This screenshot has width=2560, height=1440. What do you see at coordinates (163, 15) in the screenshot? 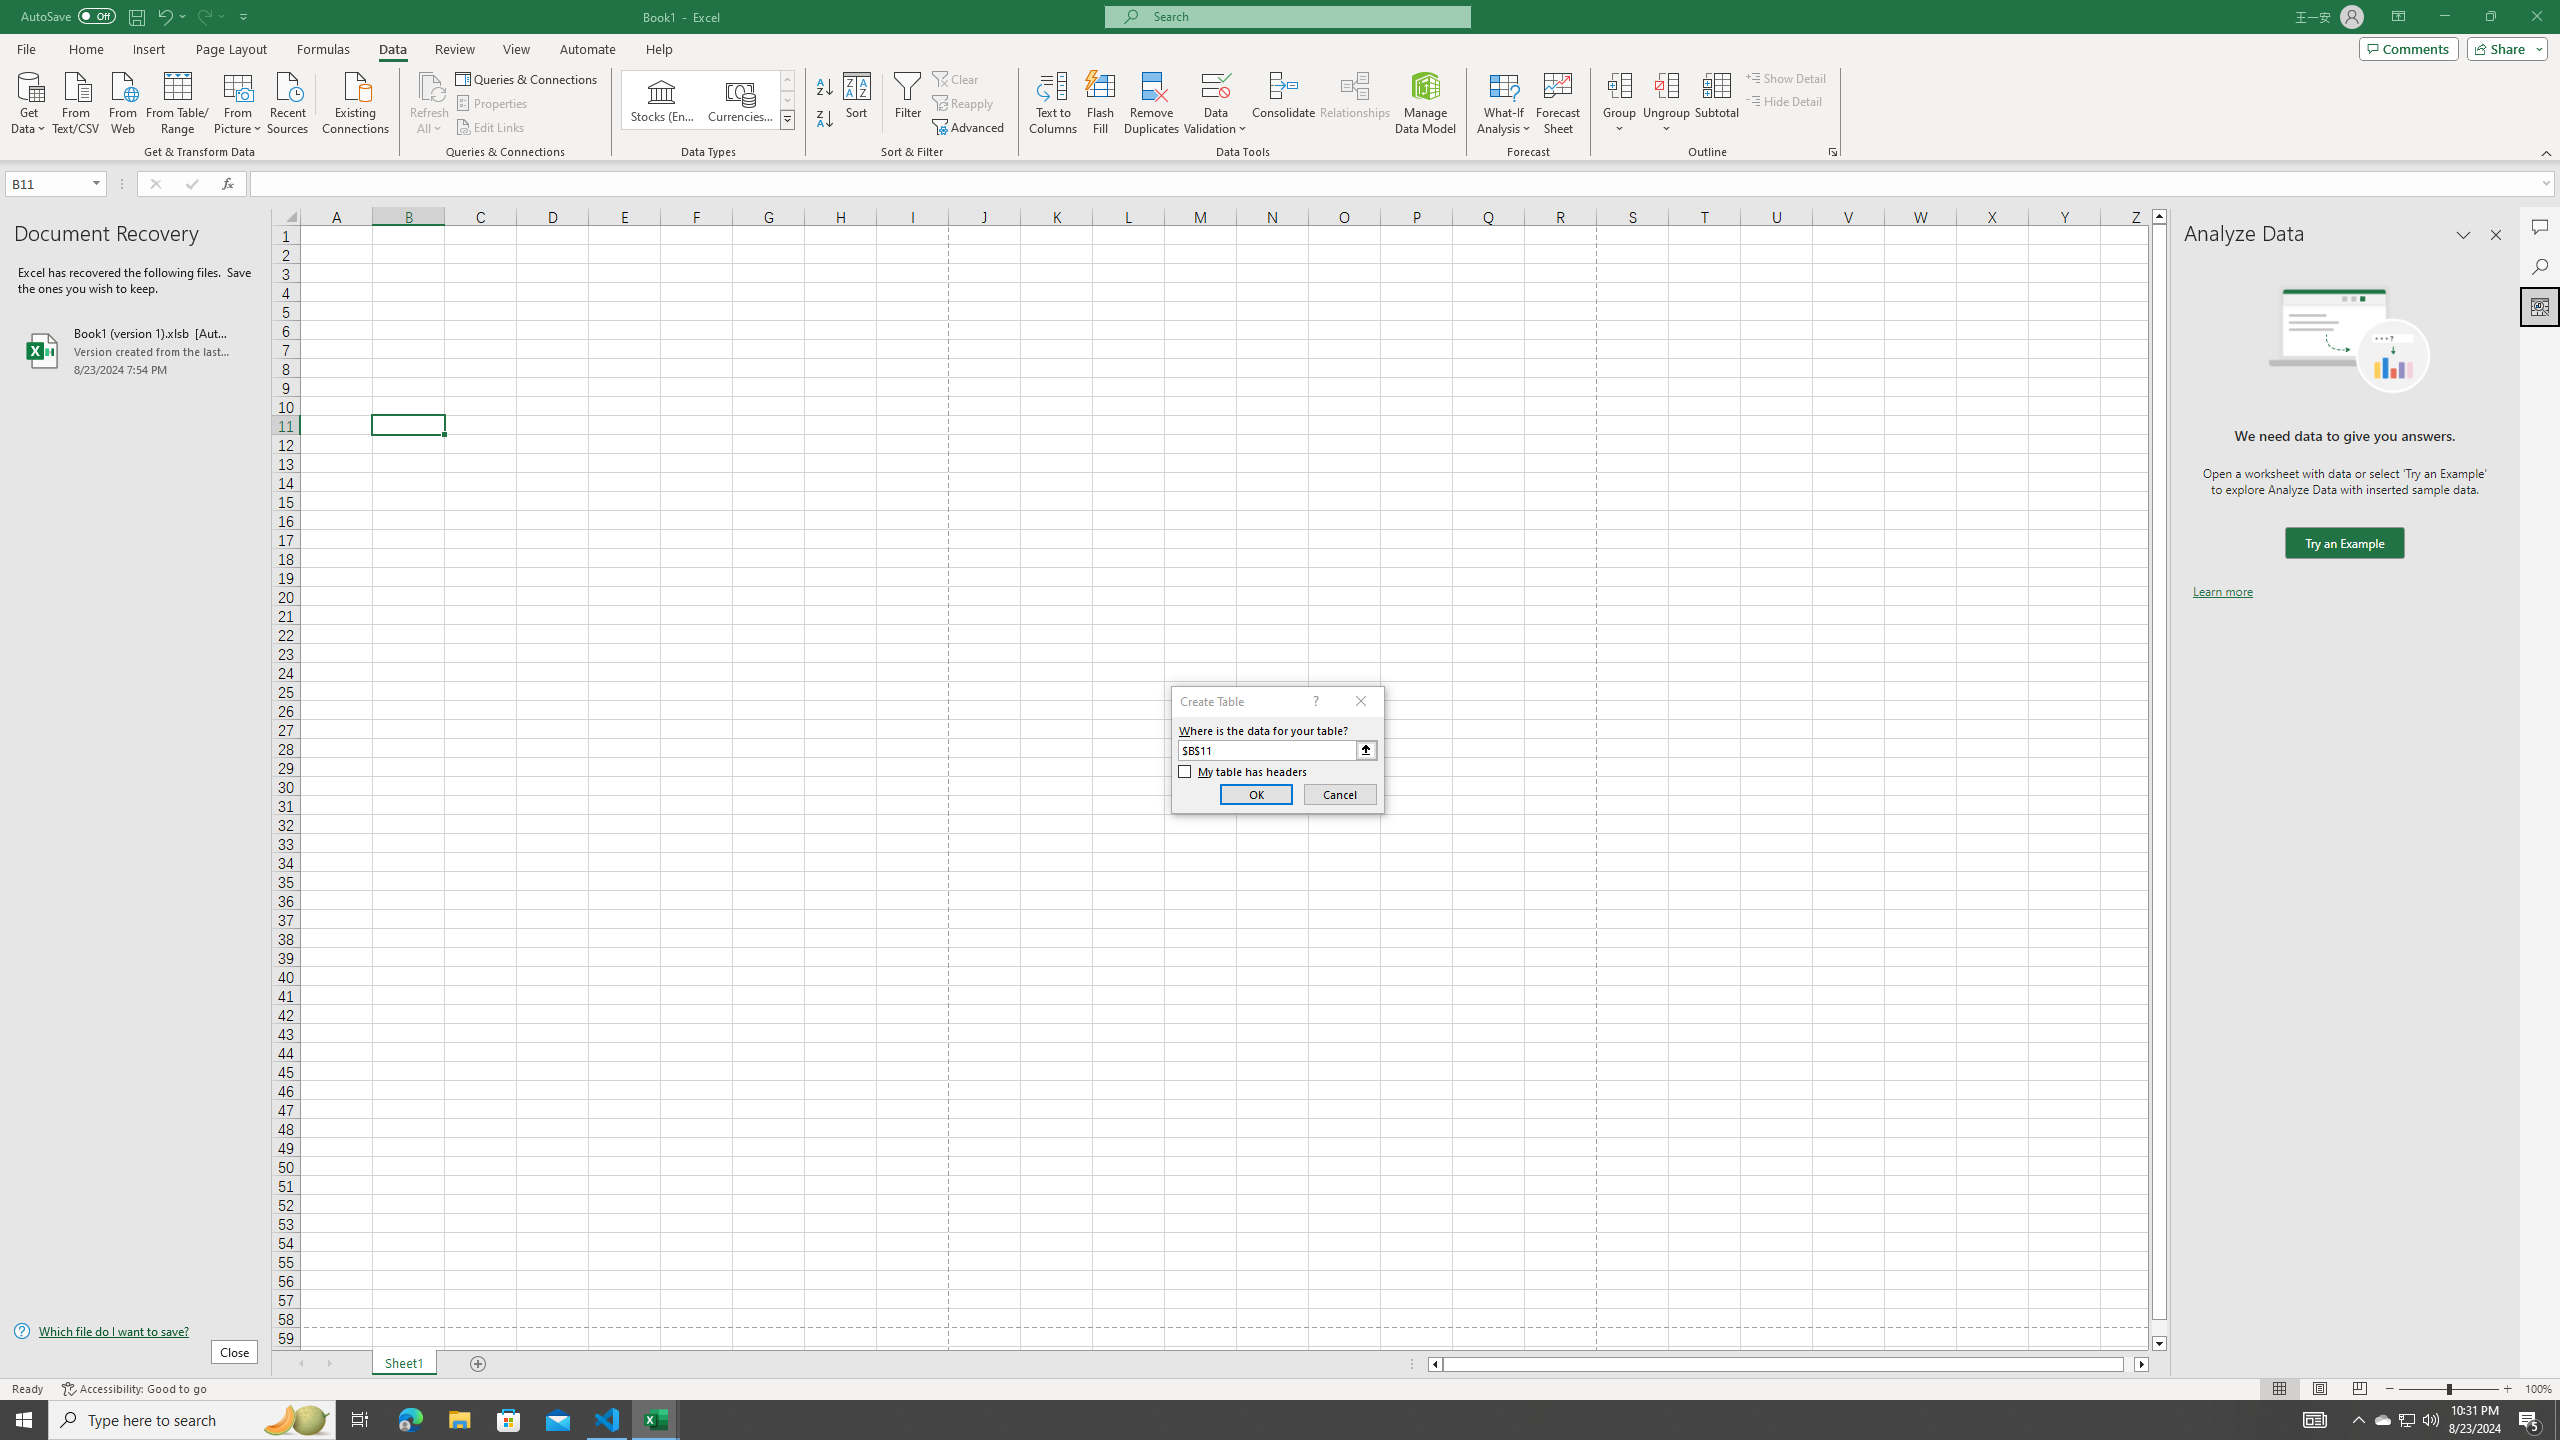
I see `'Undo'` at bounding box center [163, 15].